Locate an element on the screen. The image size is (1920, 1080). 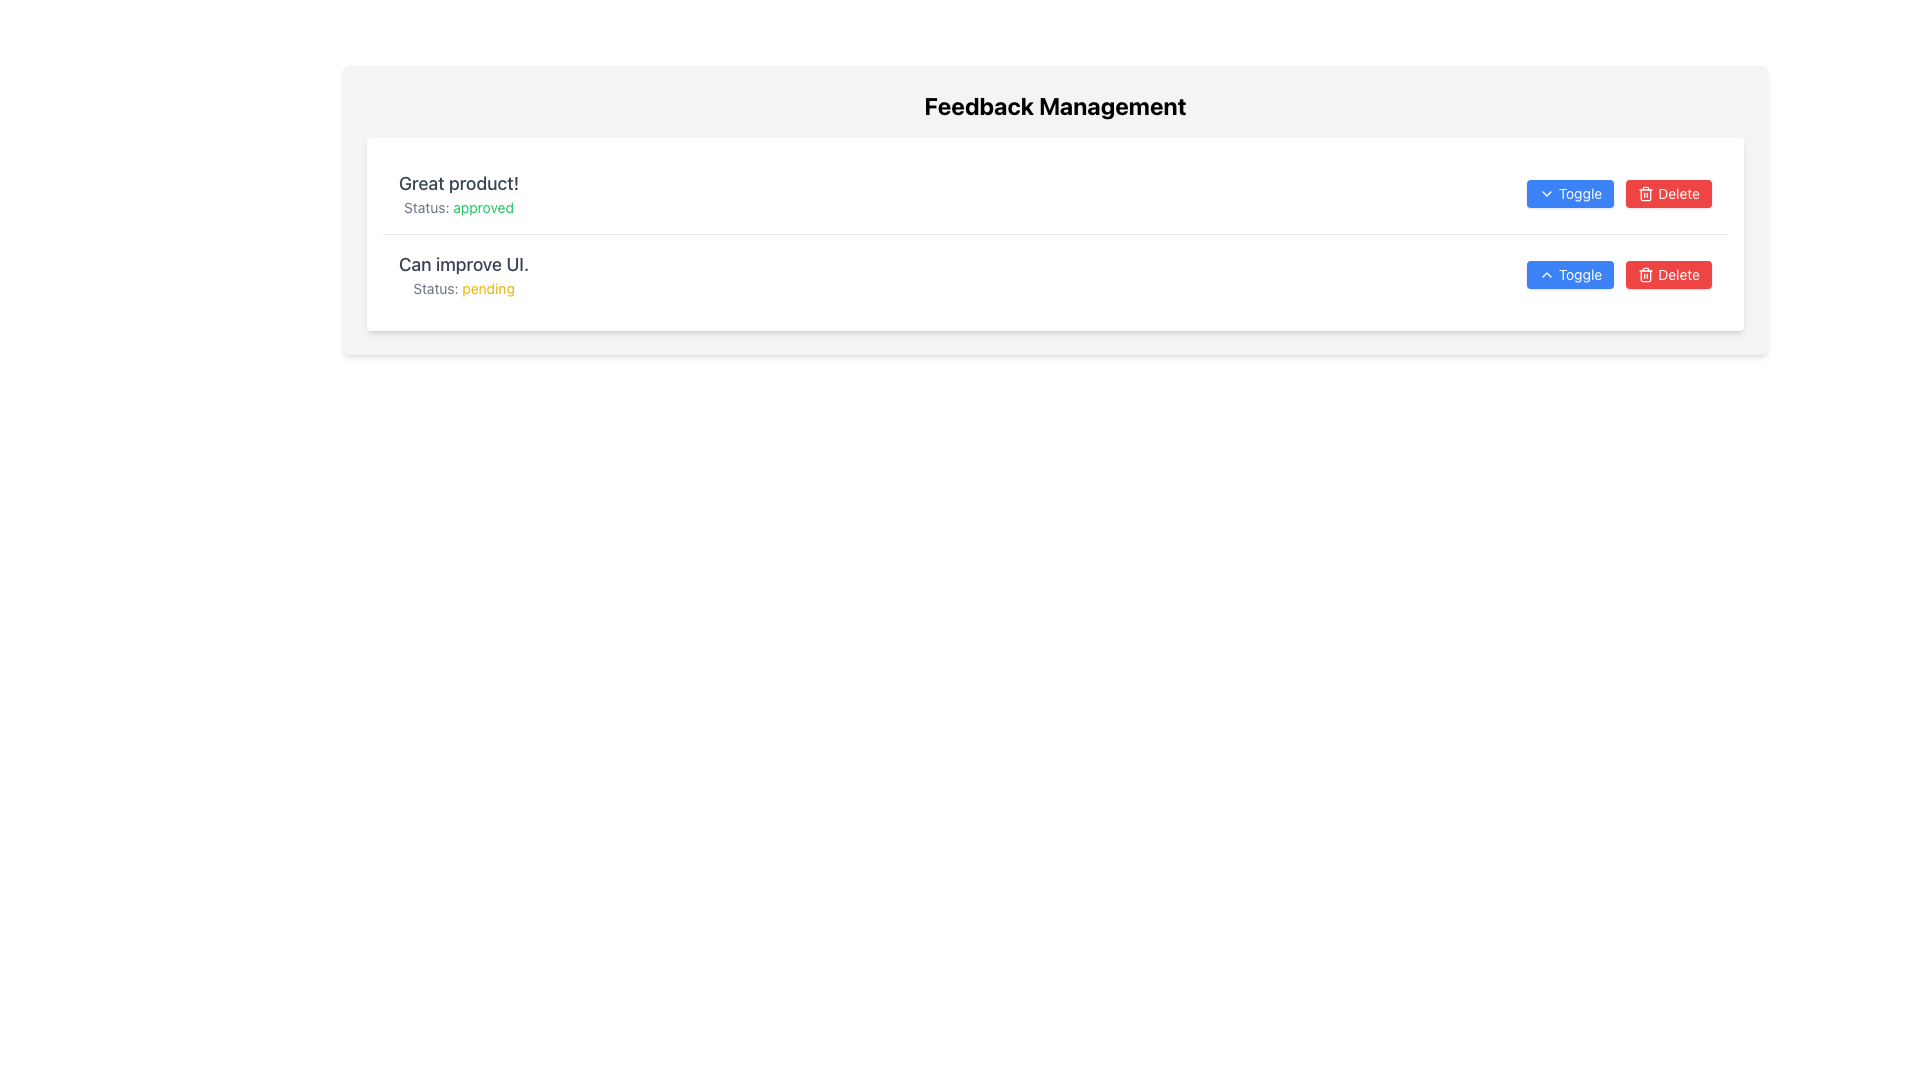
the text label displaying feedback 'Can improve UI.' and status 'Status: pending' in the 'Feedback Management' section, which is the second entry from the top is located at coordinates (463, 274).